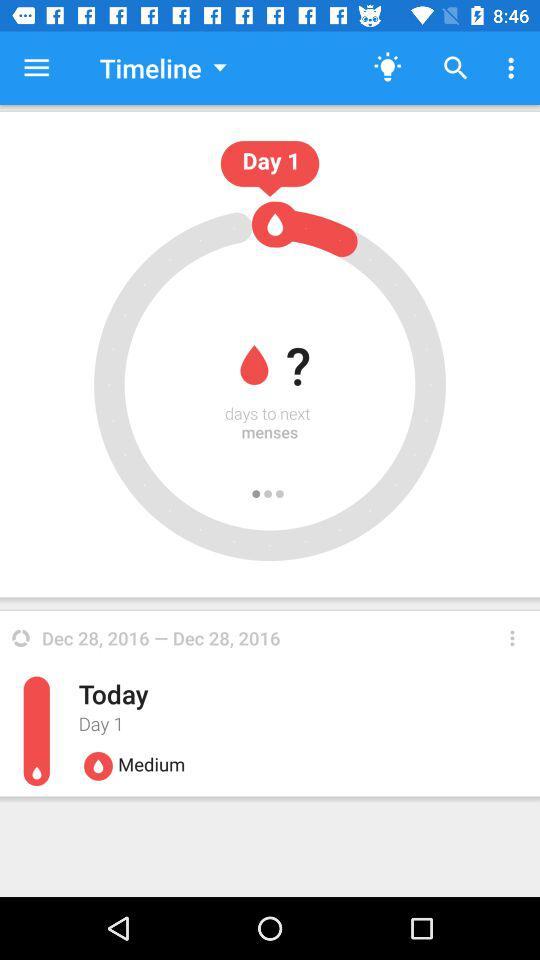 The width and height of the screenshot is (540, 960). I want to click on more details about today in your cycle, so click(512, 637).